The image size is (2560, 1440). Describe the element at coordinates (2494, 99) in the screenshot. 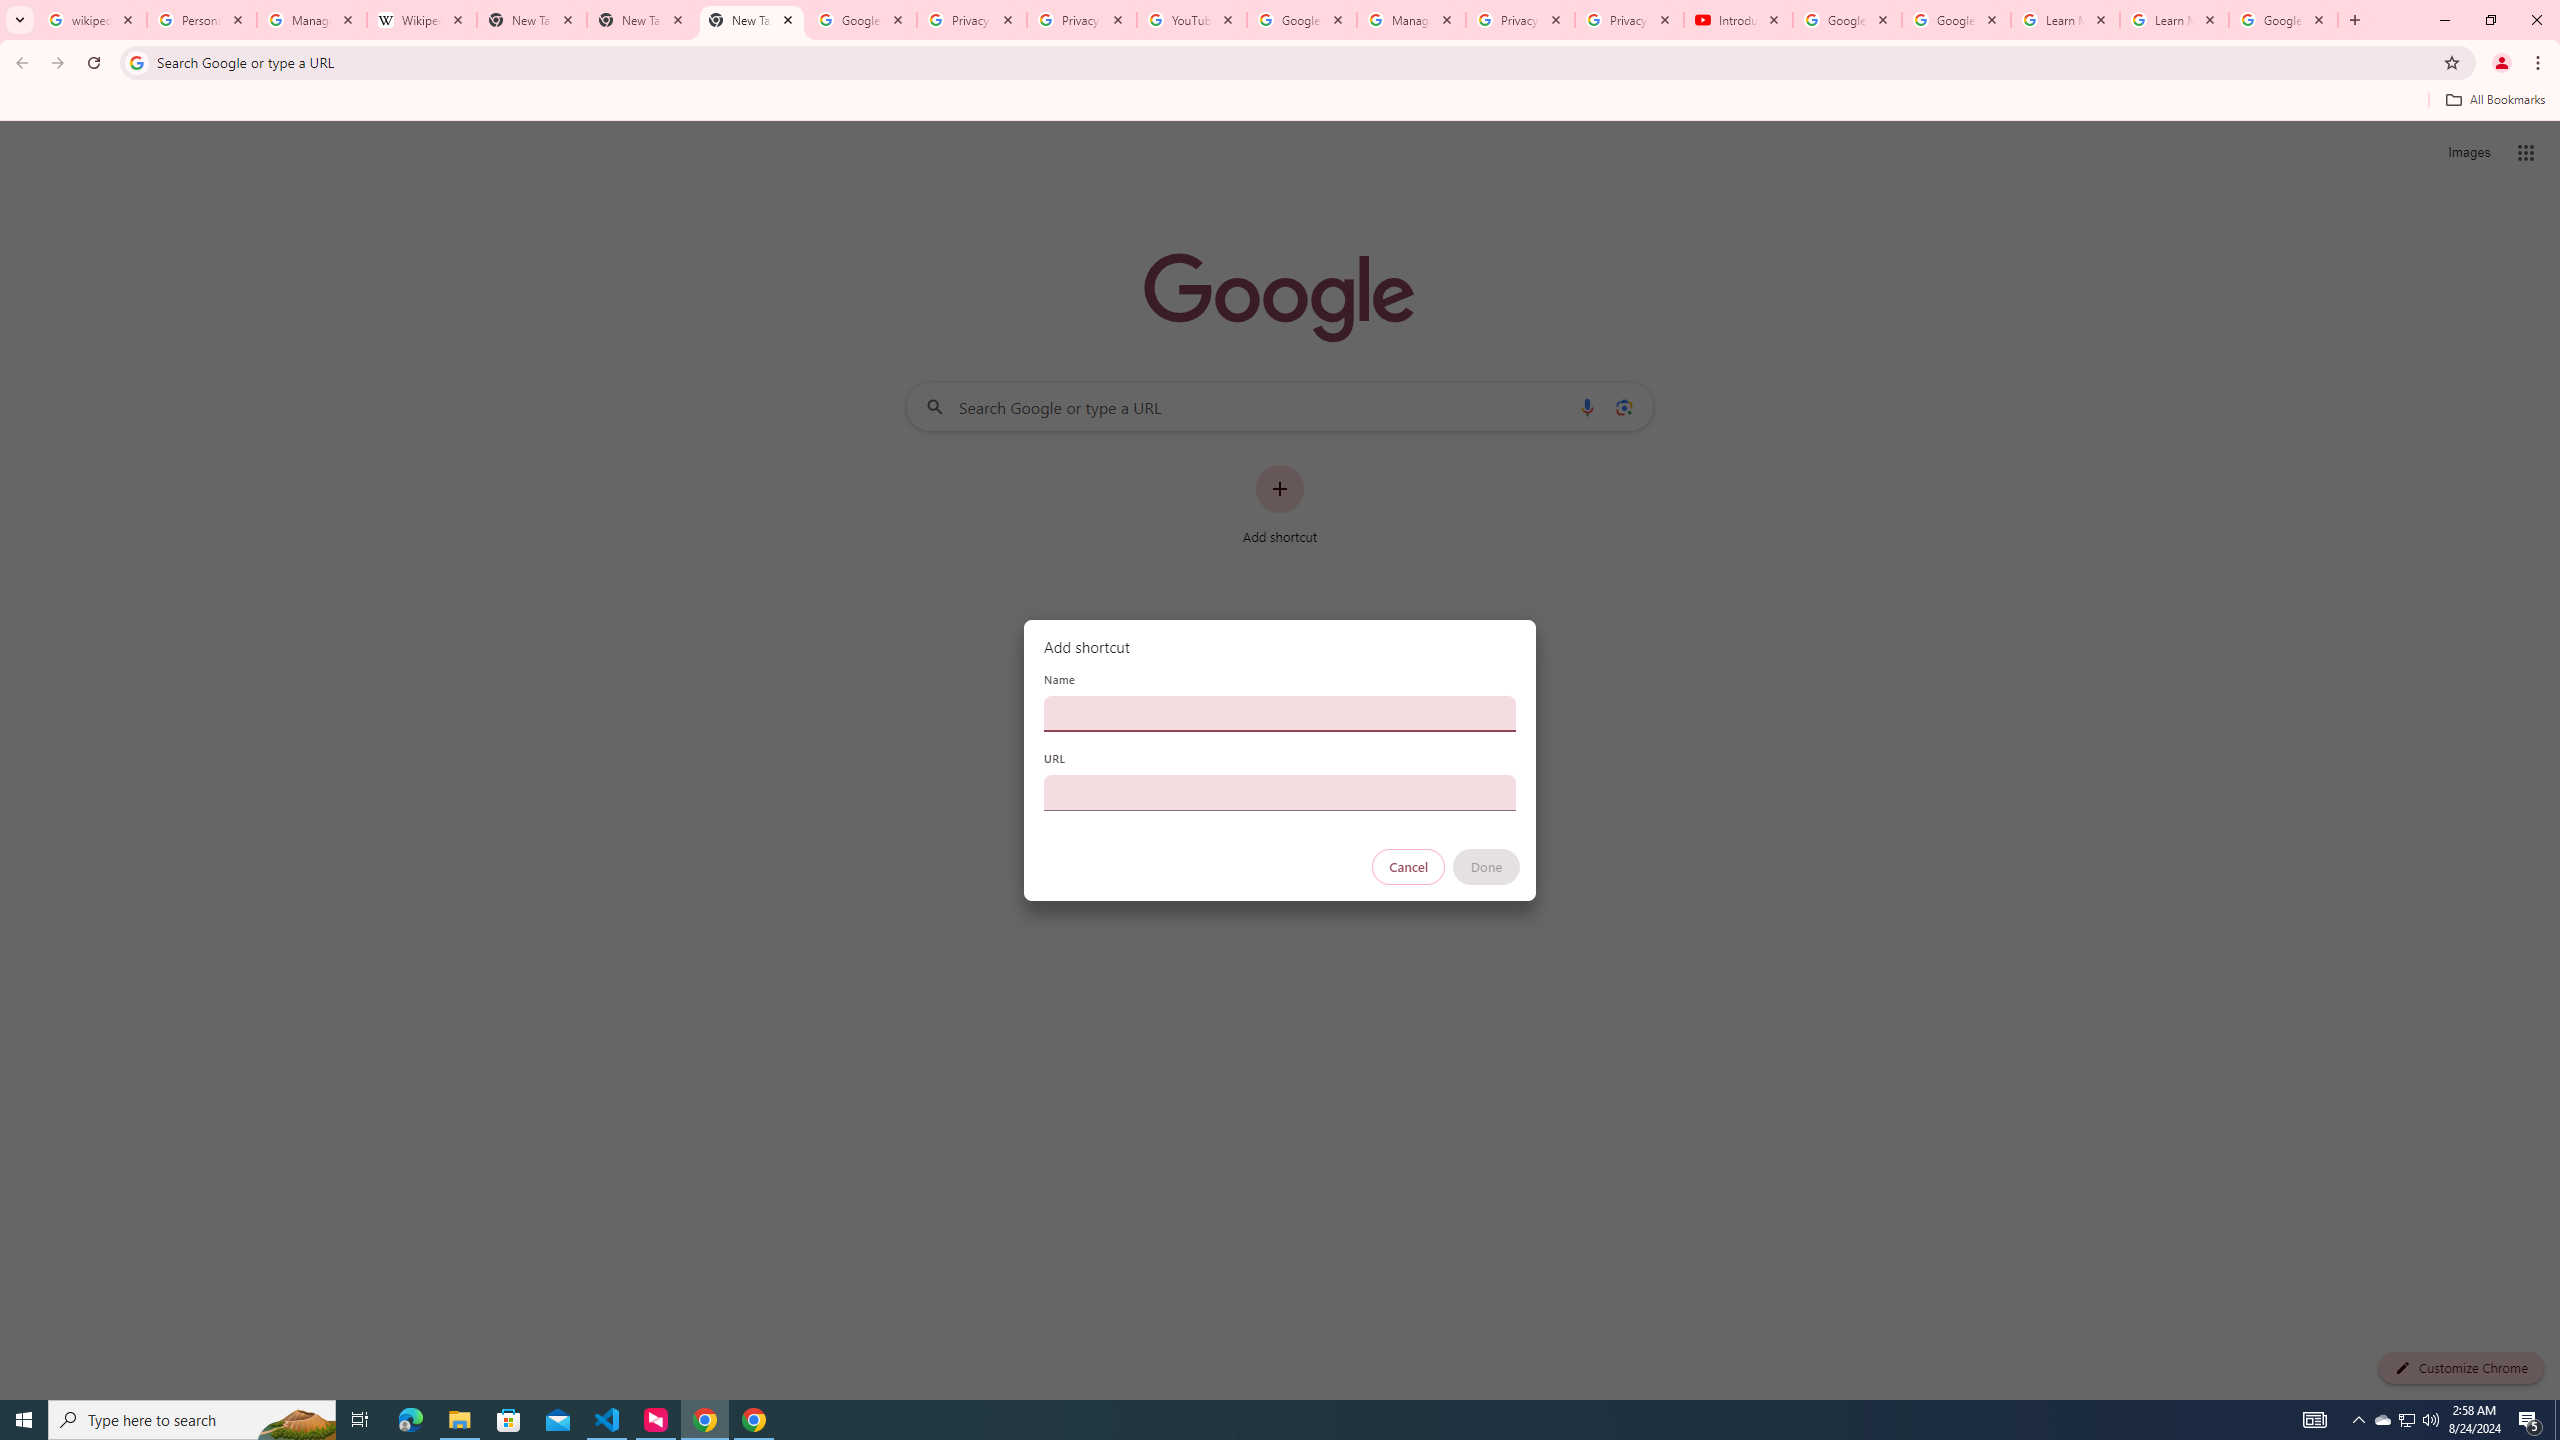

I see `'All Bookmarks'` at that location.